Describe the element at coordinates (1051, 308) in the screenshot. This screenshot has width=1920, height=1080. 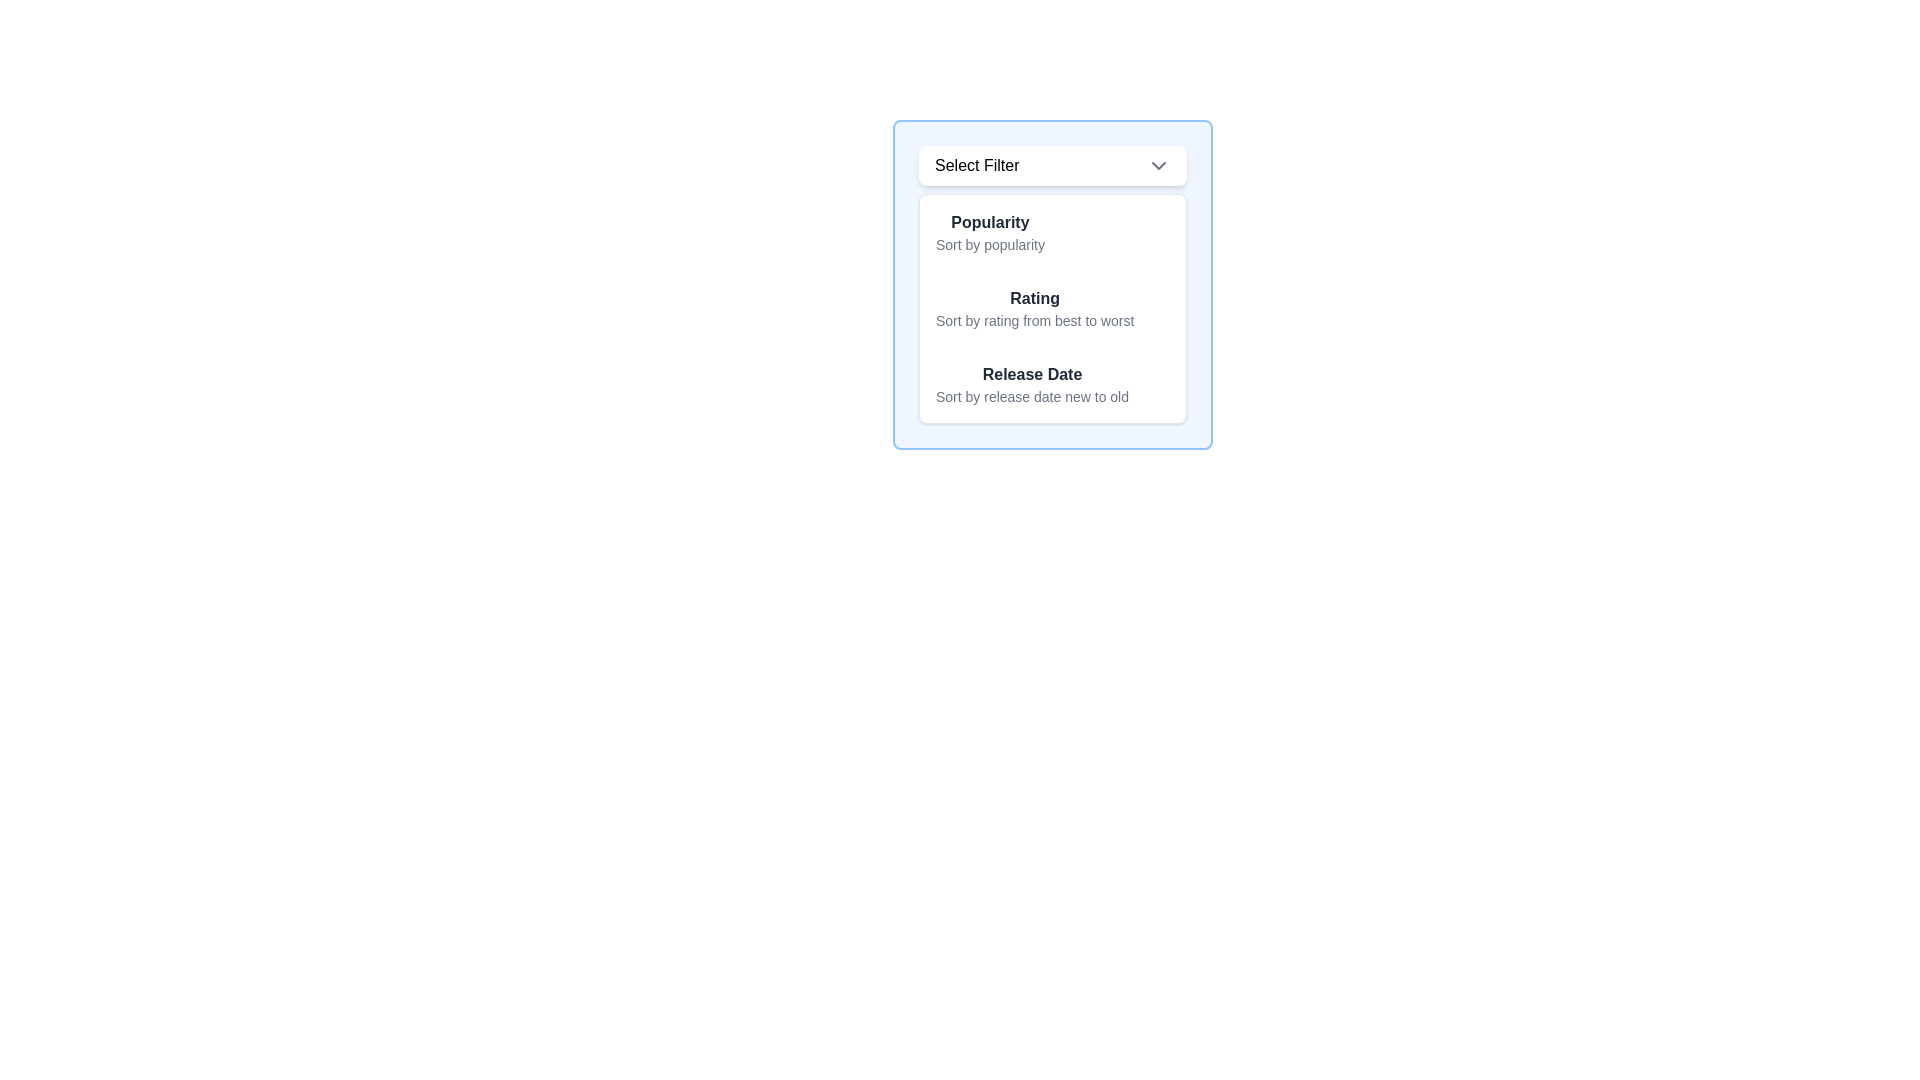
I see `to select the 'Rating' sorting option in the dropdown menu, which is the second option among three, with a bold title and explanatory text` at that location.